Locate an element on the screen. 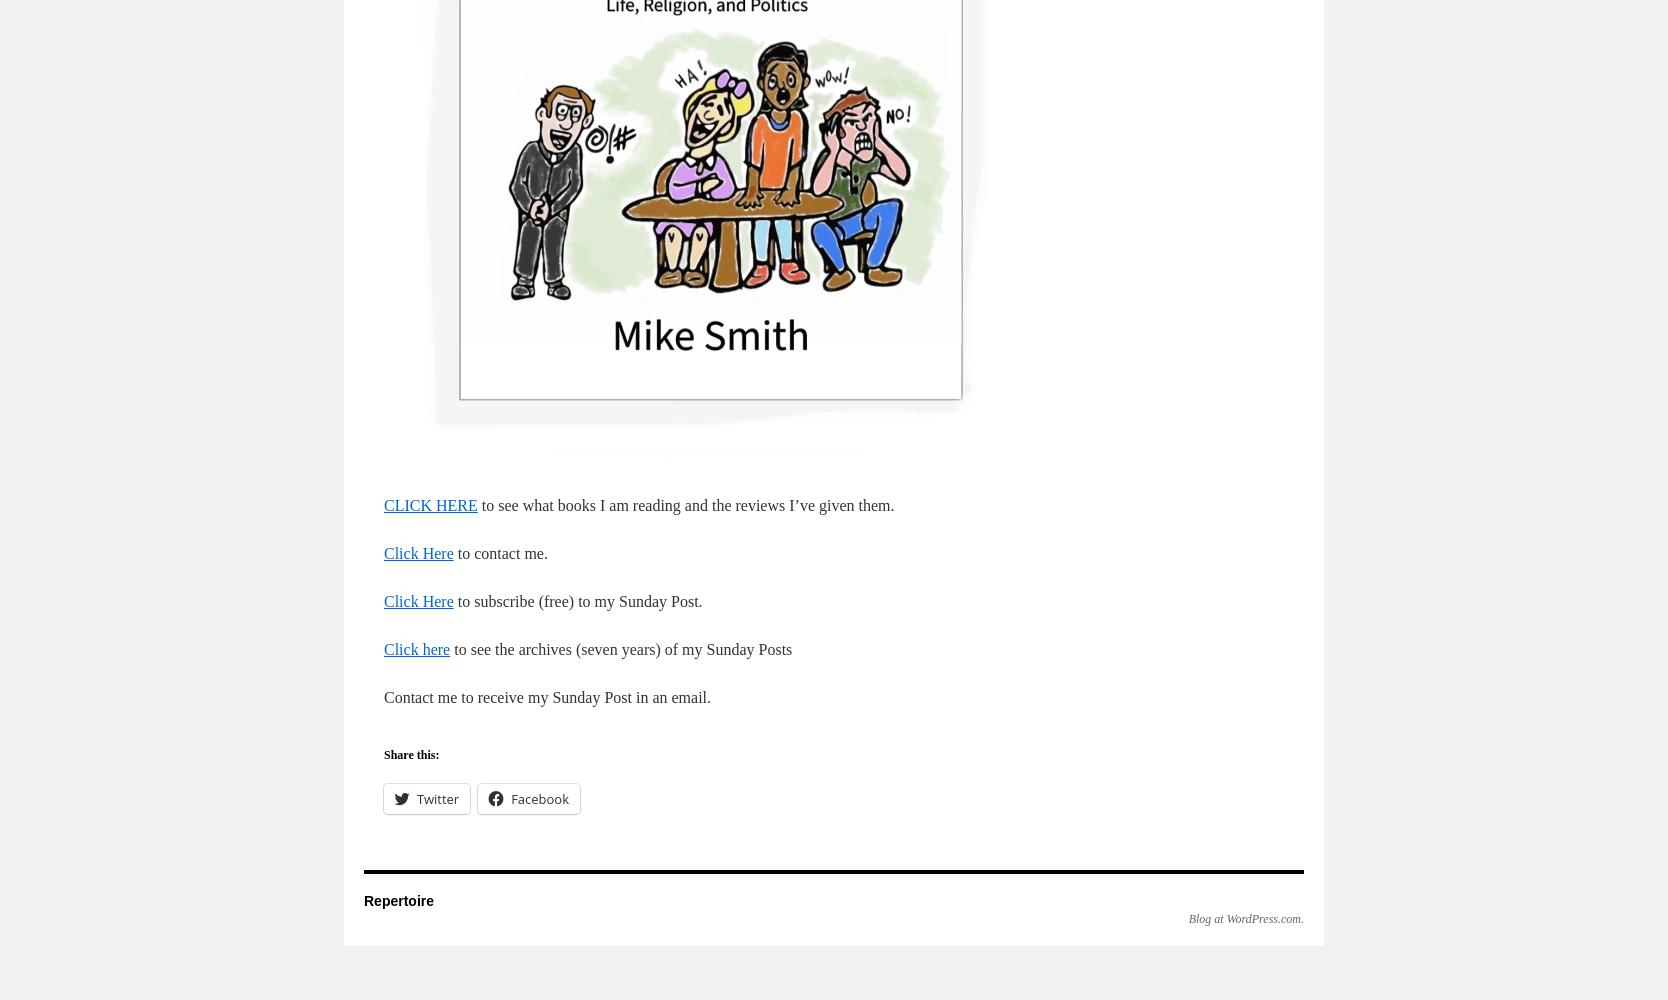 The image size is (1668, 1000). 'to see what books I am reading and the reviews I’ve given them.' is located at coordinates (684, 505).